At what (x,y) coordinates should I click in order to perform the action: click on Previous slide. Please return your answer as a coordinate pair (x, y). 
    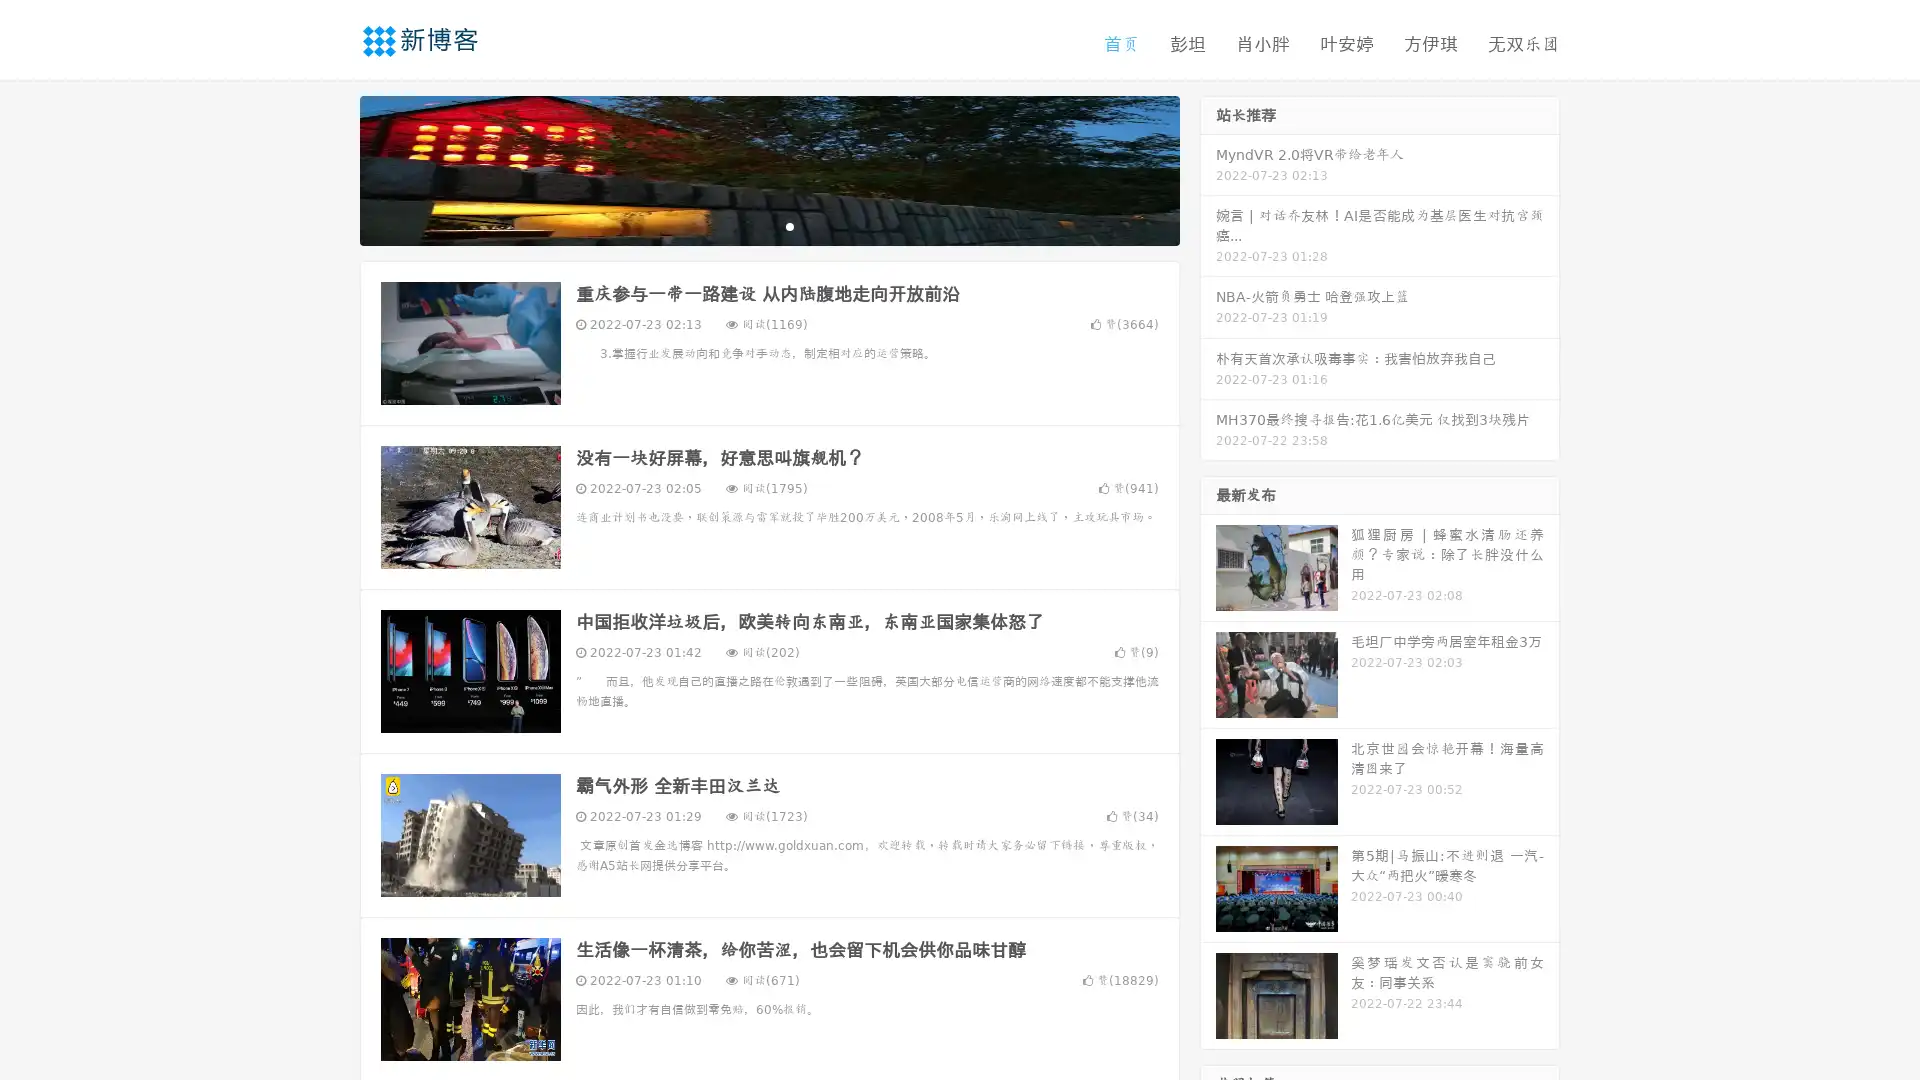
    Looking at the image, I should click on (330, 168).